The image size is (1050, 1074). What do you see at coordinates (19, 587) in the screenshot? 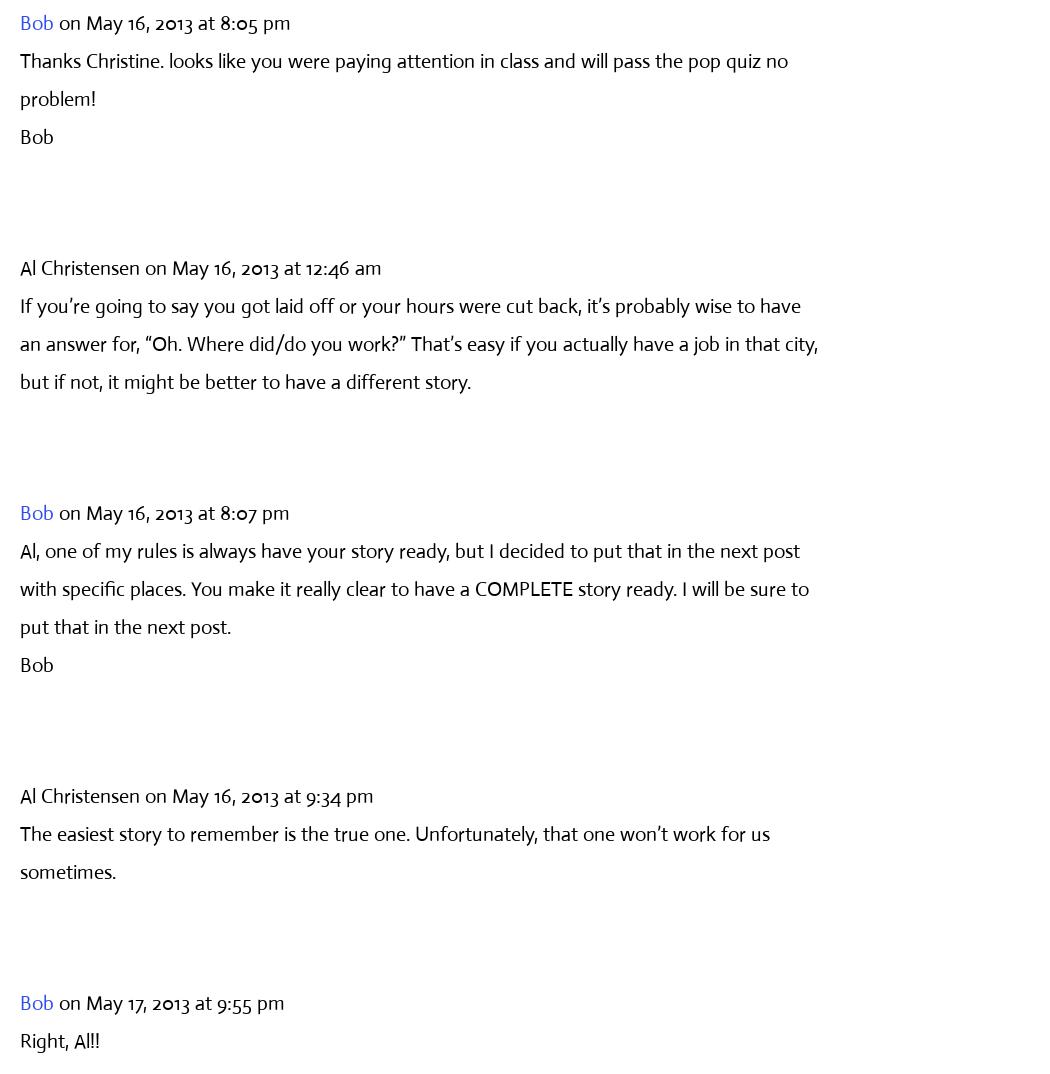
I see `'Al, one of my rules is always have your story ready, but I decided to put that in the next post with specific places. You make it really clear to have a COMPLETE story ready. I will be sure to put that in the next post.'` at bounding box center [19, 587].